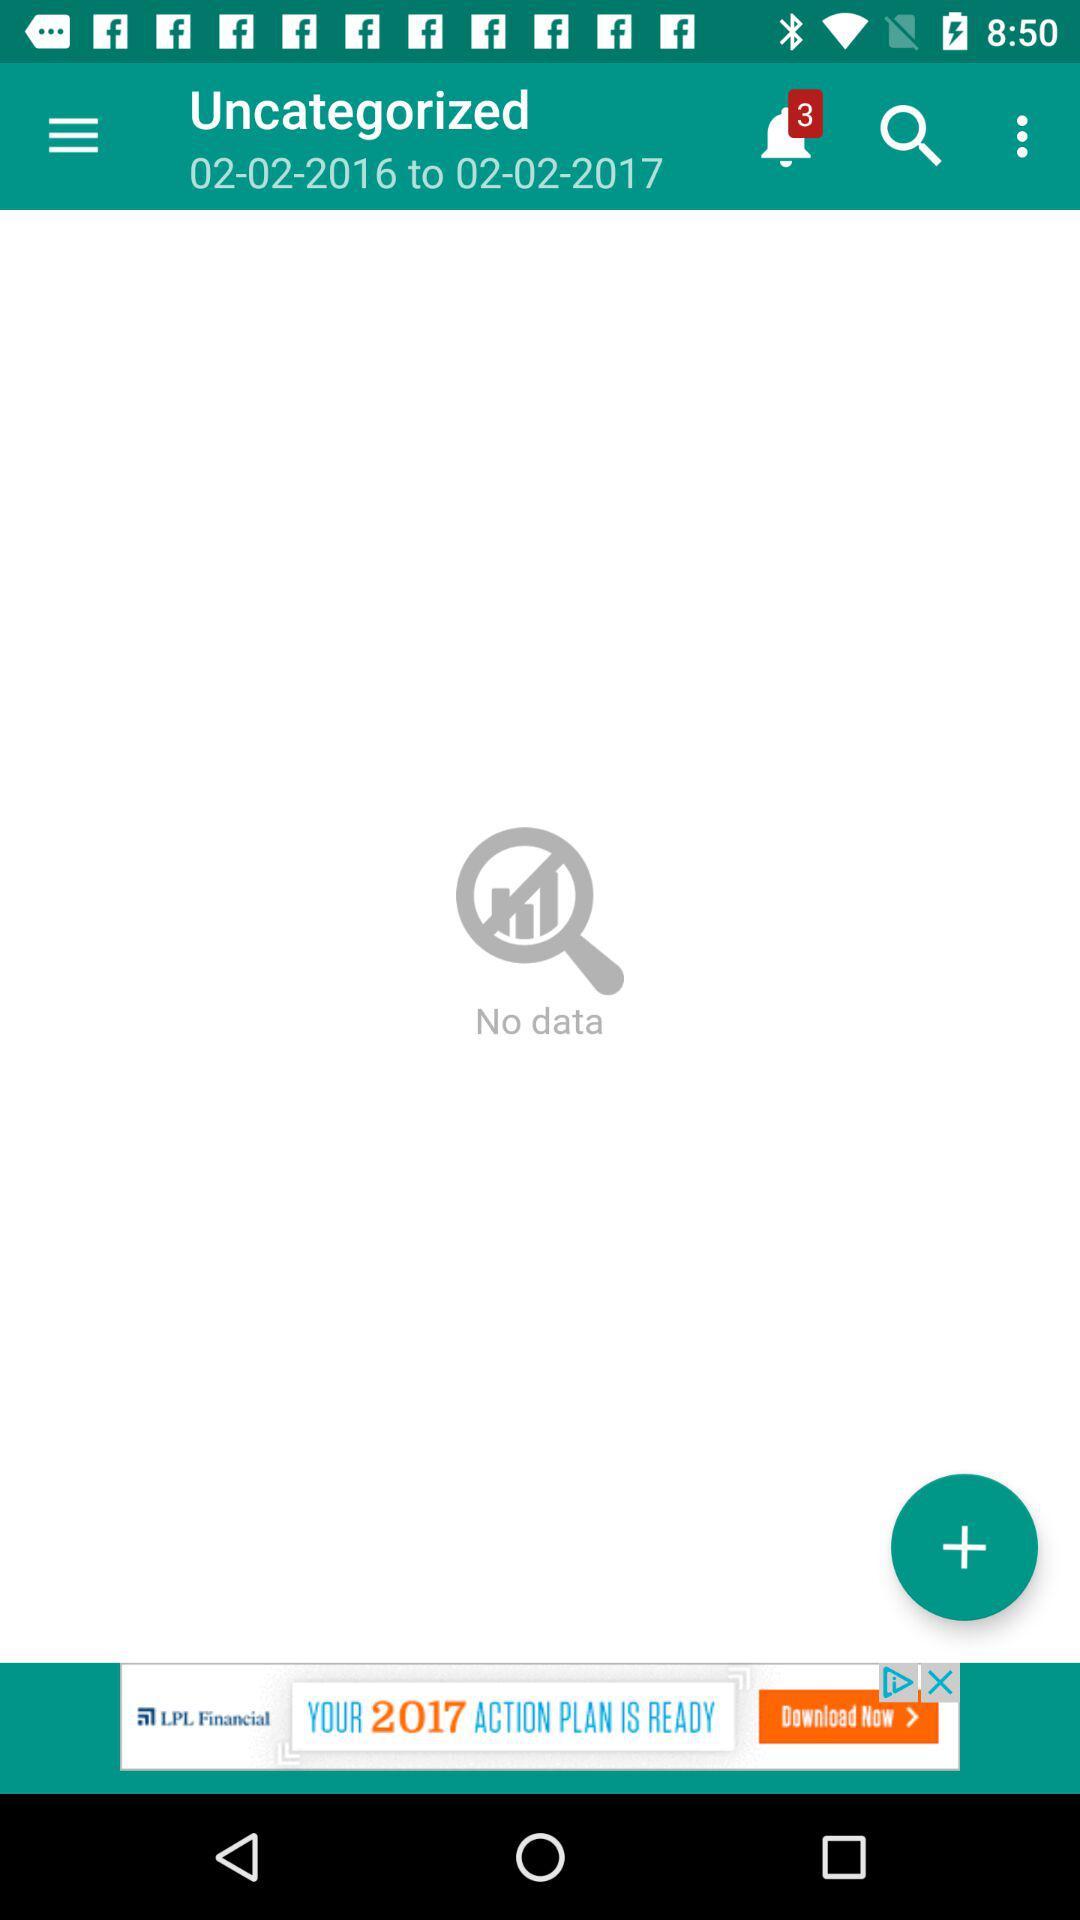  I want to click on more option, so click(963, 1546).